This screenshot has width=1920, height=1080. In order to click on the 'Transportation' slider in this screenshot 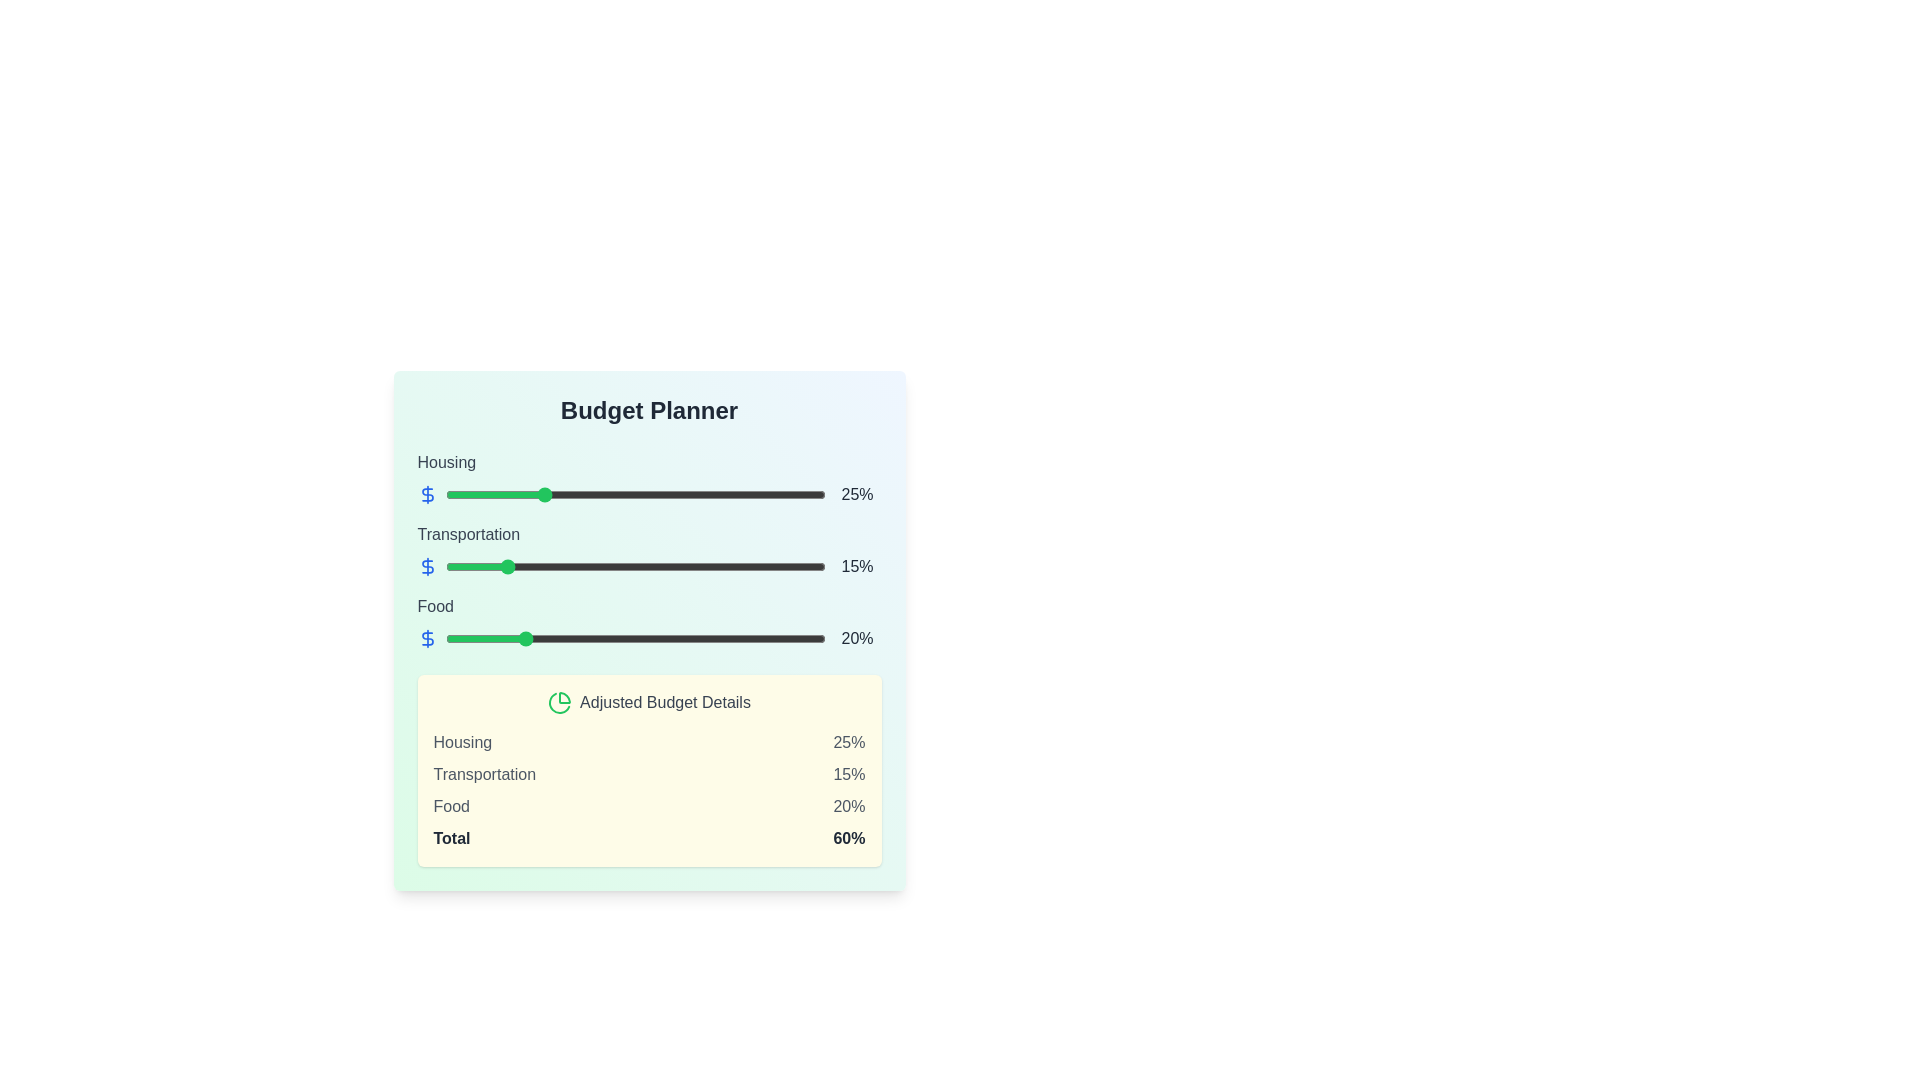, I will do `click(600, 567)`.